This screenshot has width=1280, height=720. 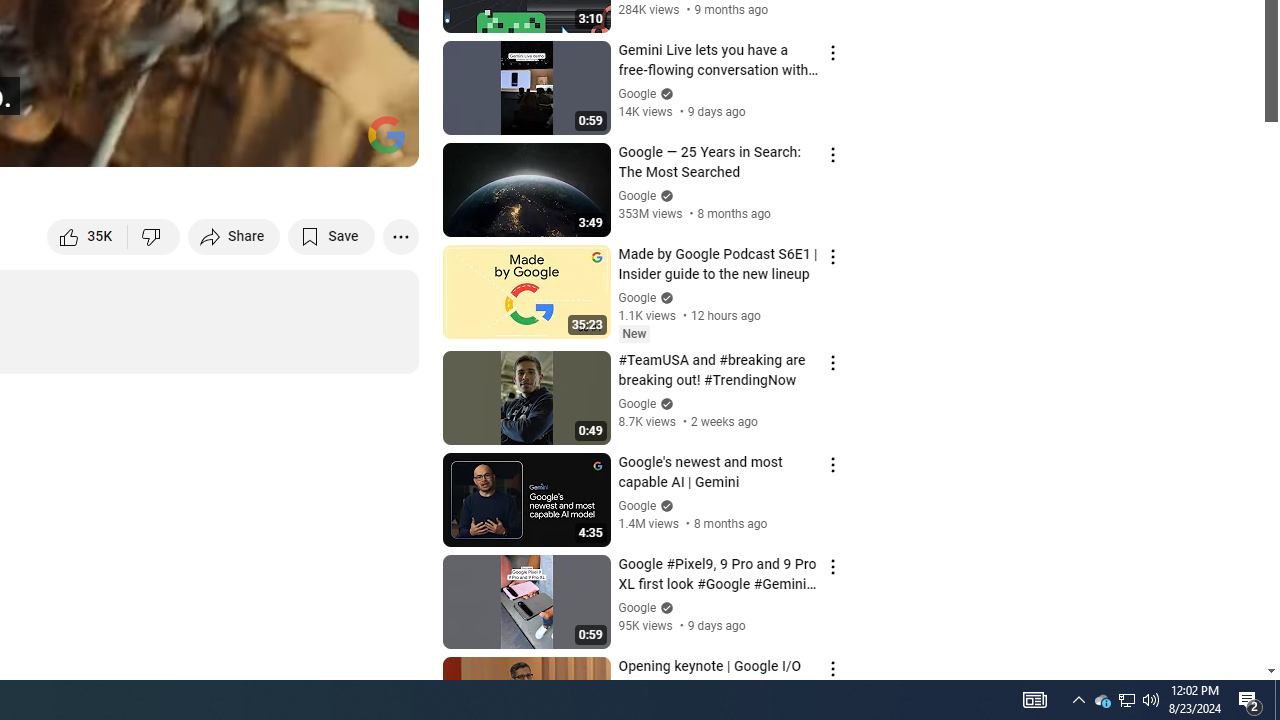 What do you see at coordinates (331, 235) in the screenshot?
I see `'Save to playlist'` at bounding box center [331, 235].